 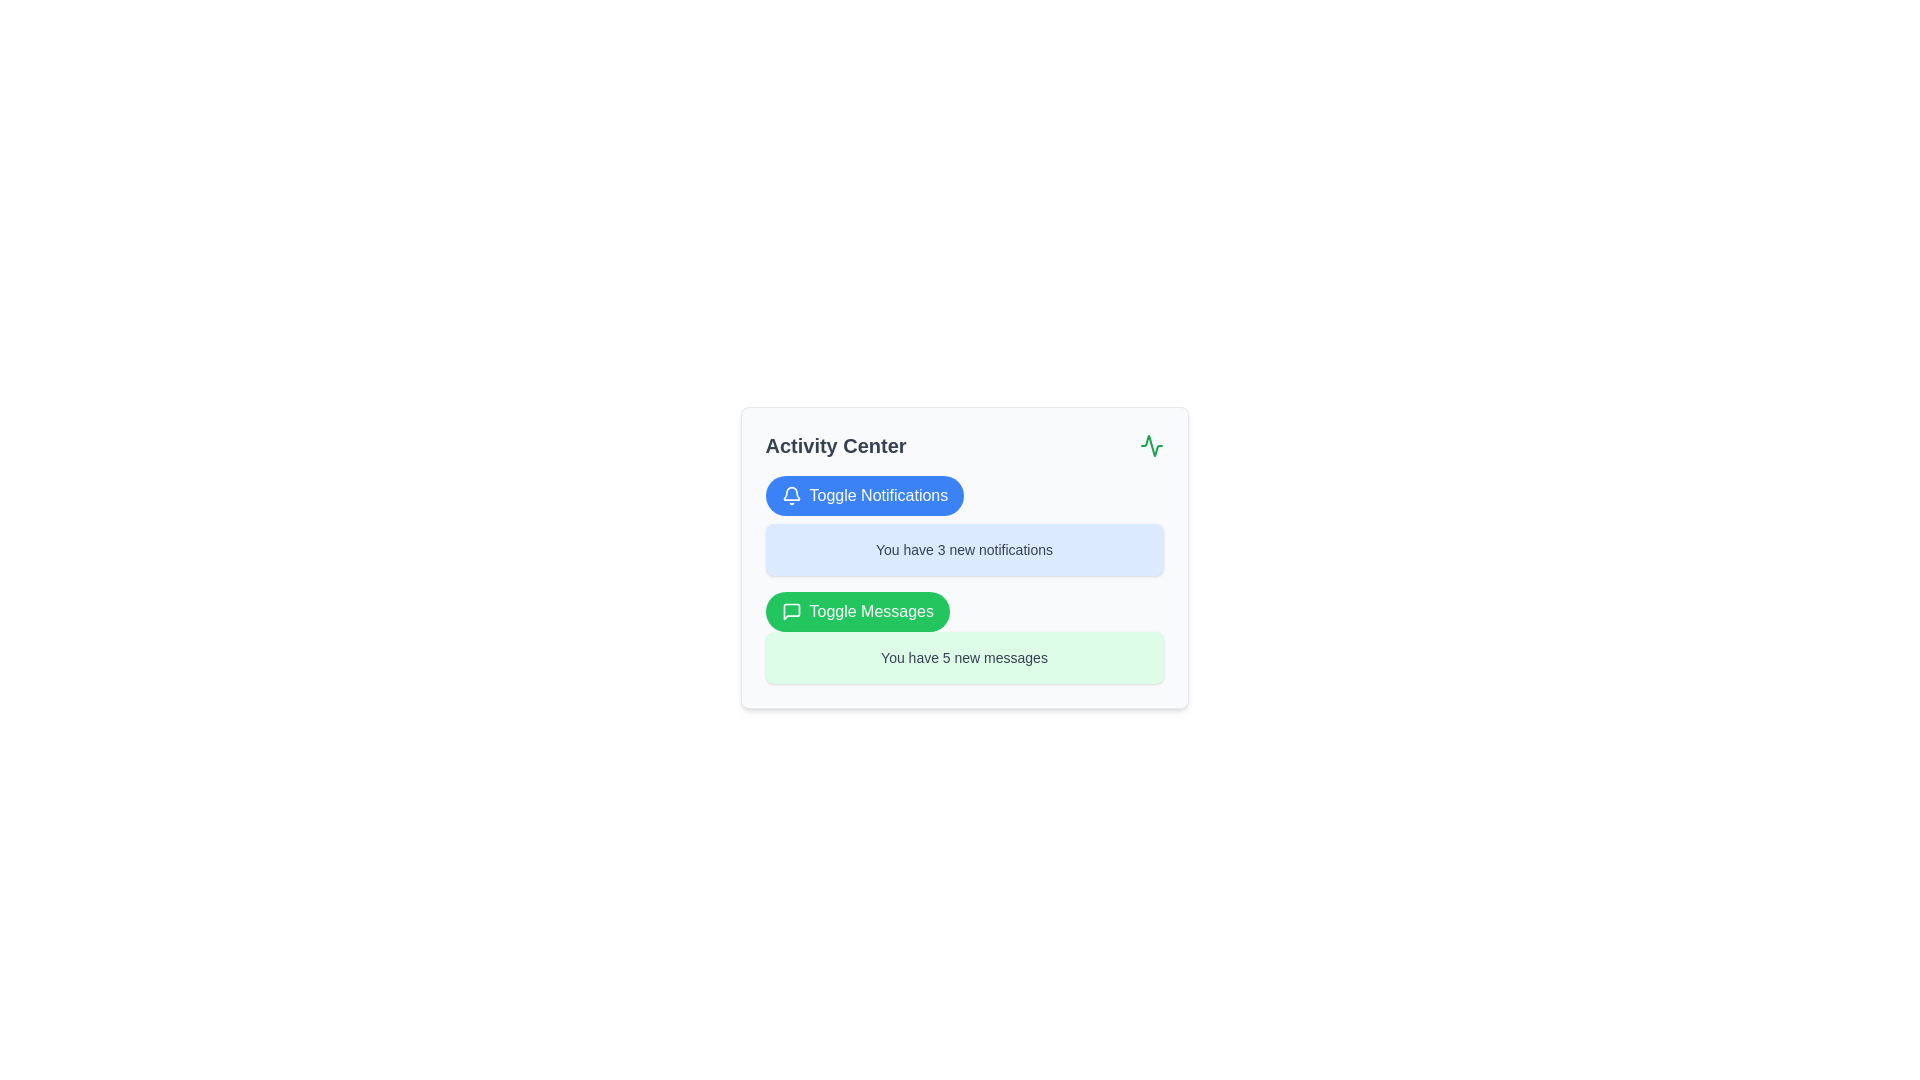 What do you see at coordinates (964, 550) in the screenshot?
I see `the Notification Display Box, which has a light blue background, rounded corners, and contains the text 'You have 3 new notifications'` at bounding box center [964, 550].